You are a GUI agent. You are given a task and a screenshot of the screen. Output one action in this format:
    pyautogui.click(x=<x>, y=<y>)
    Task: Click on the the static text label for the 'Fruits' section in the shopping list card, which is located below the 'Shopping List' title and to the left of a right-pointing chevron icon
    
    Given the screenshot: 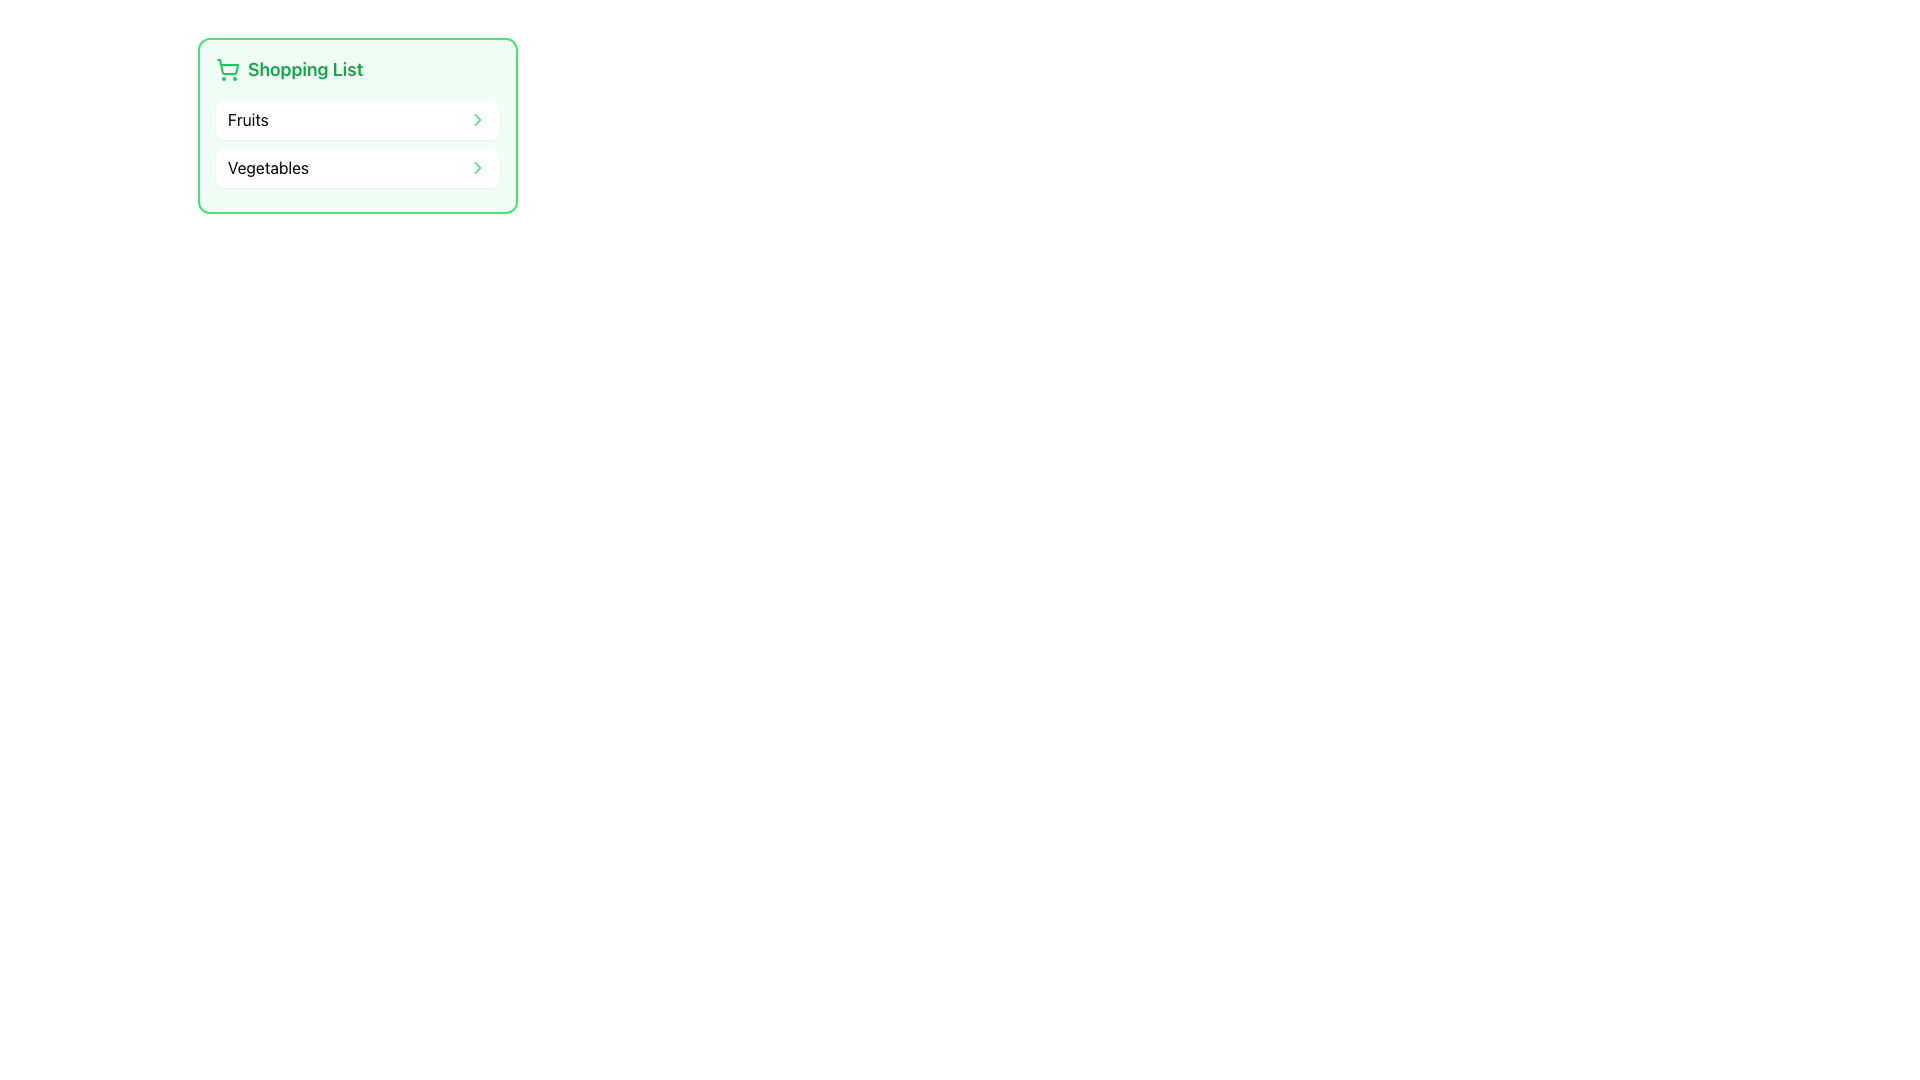 What is the action you would take?
    pyautogui.click(x=247, y=119)
    